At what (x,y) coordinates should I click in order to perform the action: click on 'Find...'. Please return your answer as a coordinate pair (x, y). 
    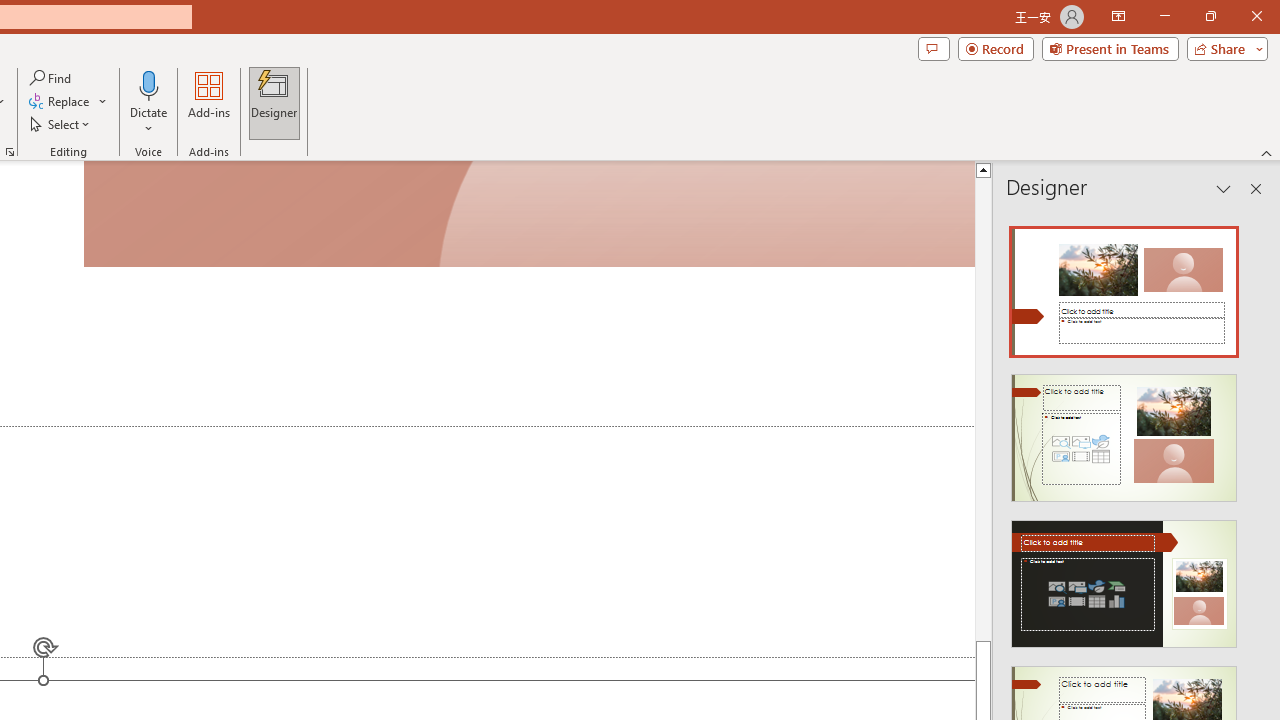
    Looking at the image, I should click on (51, 77).